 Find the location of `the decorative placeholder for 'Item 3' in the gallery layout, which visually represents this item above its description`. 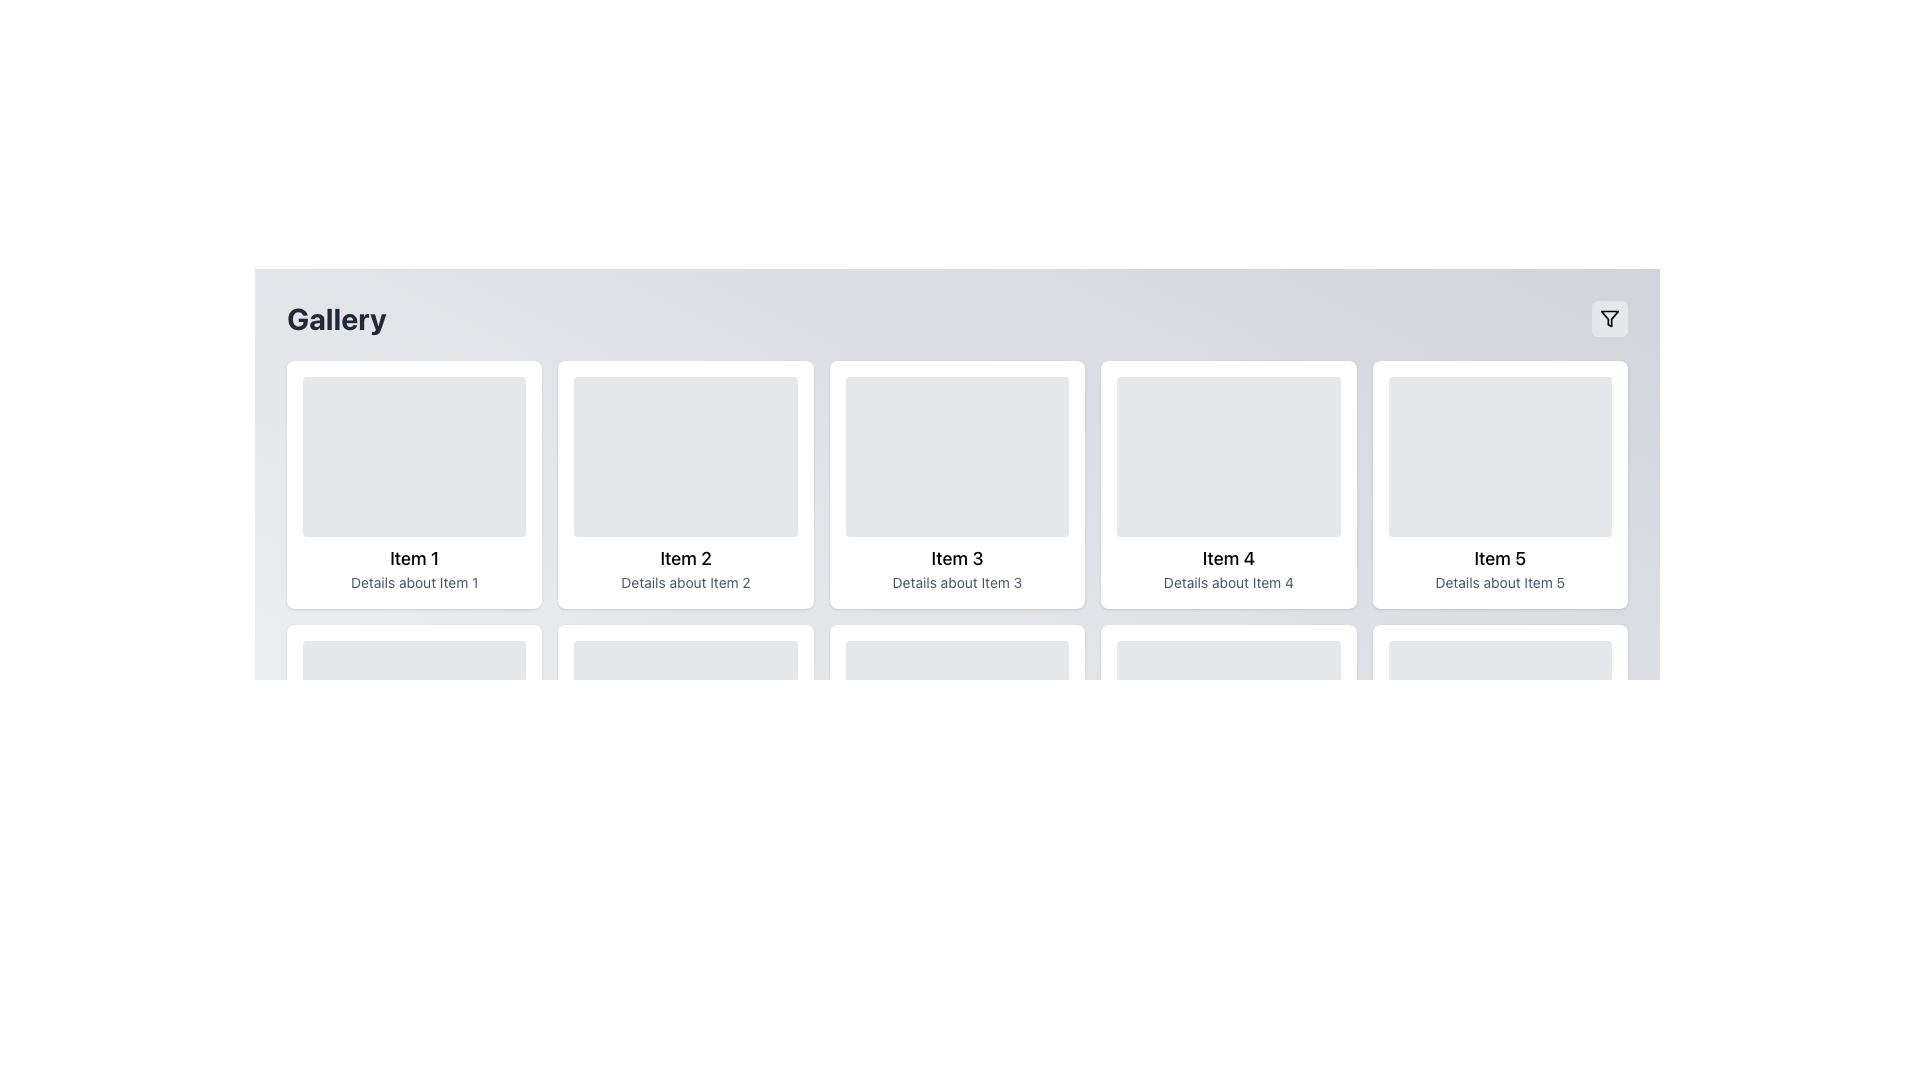

the decorative placeholder for 'Item 3' in the gallery layout, which visually represents this item above its description is located at coordinates (955, 456).